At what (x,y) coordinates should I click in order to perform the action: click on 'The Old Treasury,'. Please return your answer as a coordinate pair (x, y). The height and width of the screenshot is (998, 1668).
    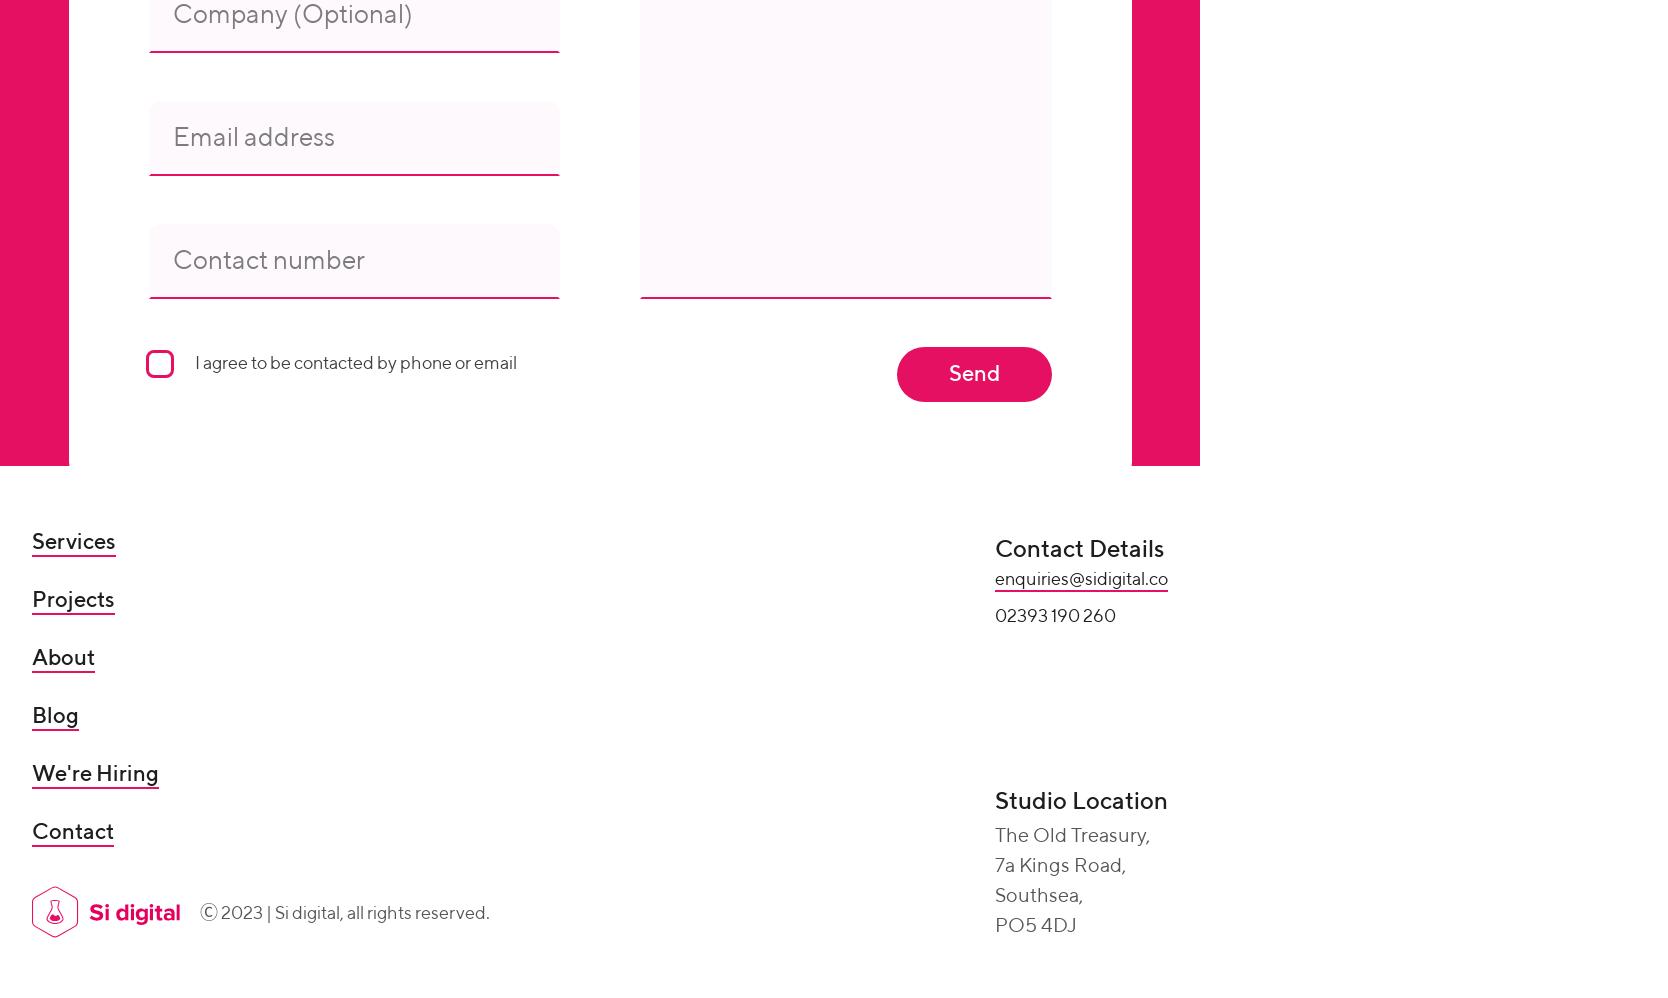
    Looking at the image, I should click on (994, 837).